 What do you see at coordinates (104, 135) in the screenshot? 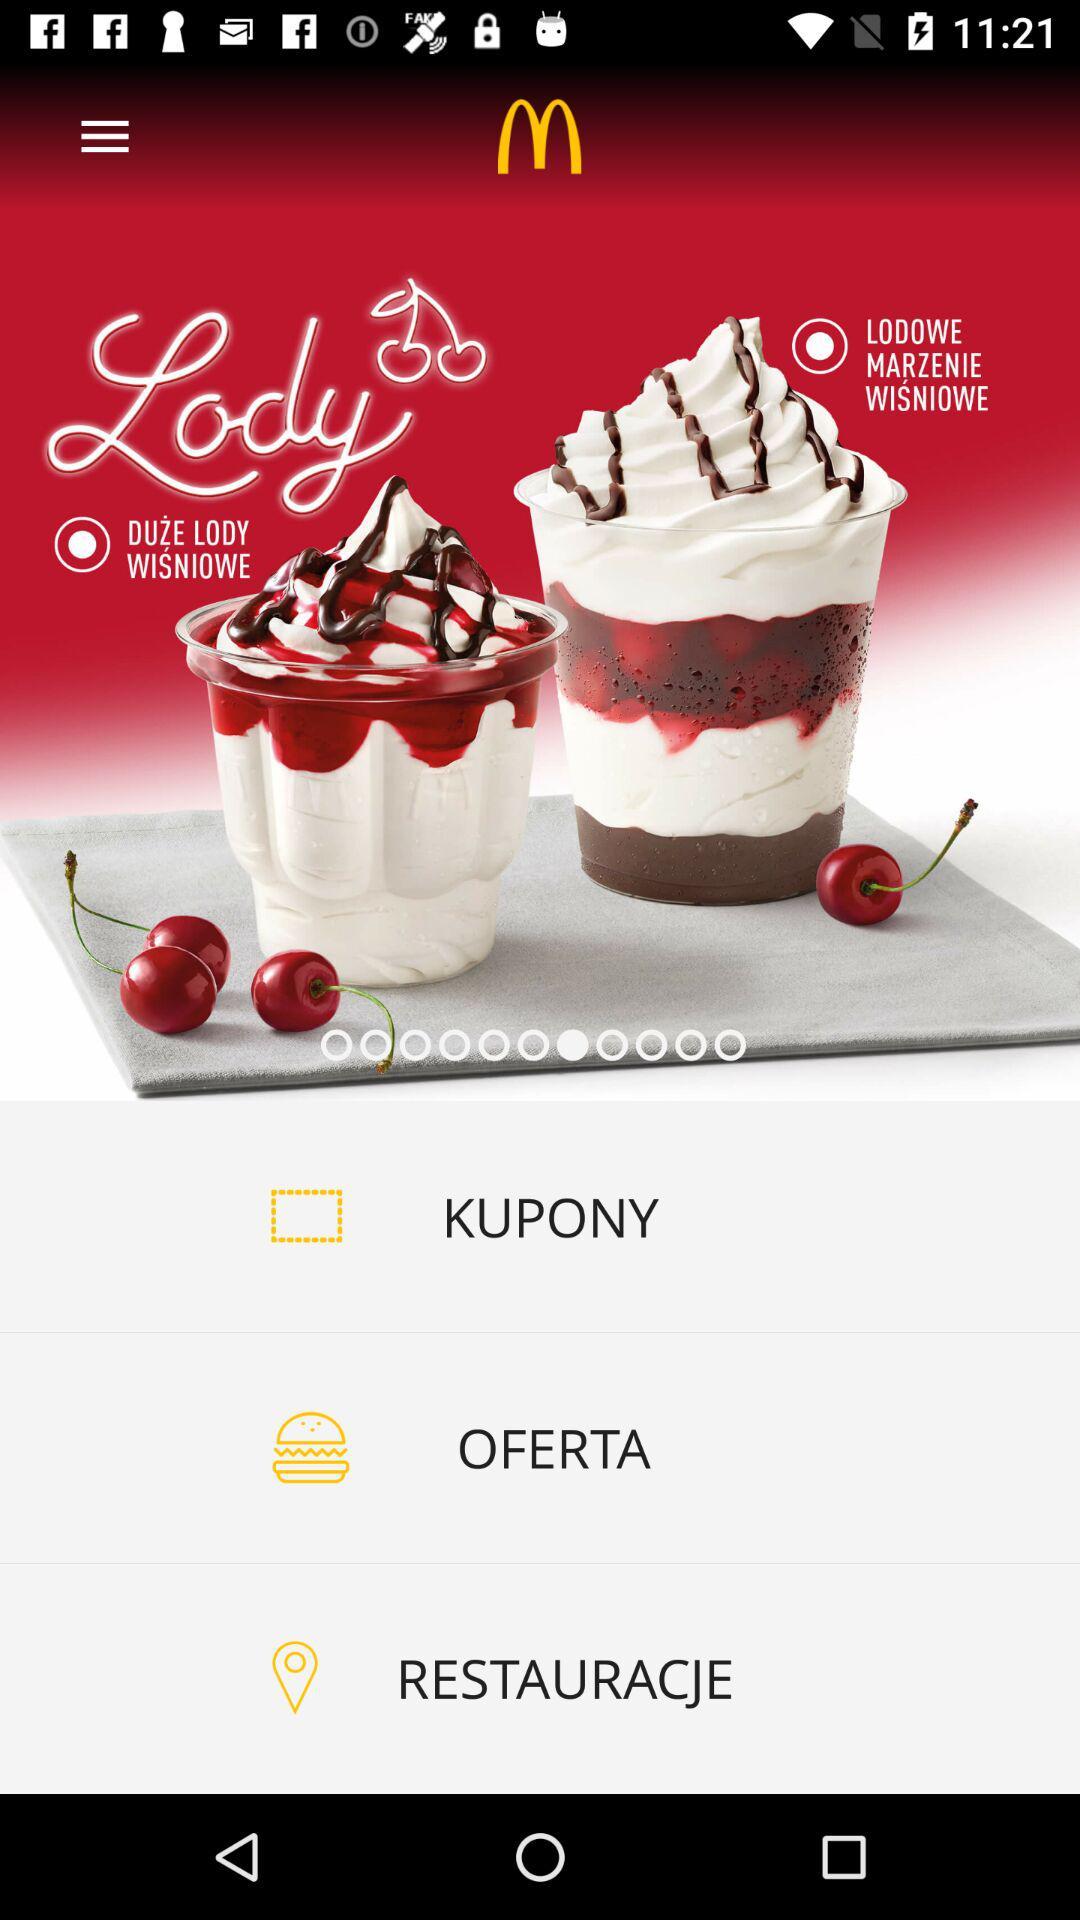
I see `menu` at bounding box center [104, 135].